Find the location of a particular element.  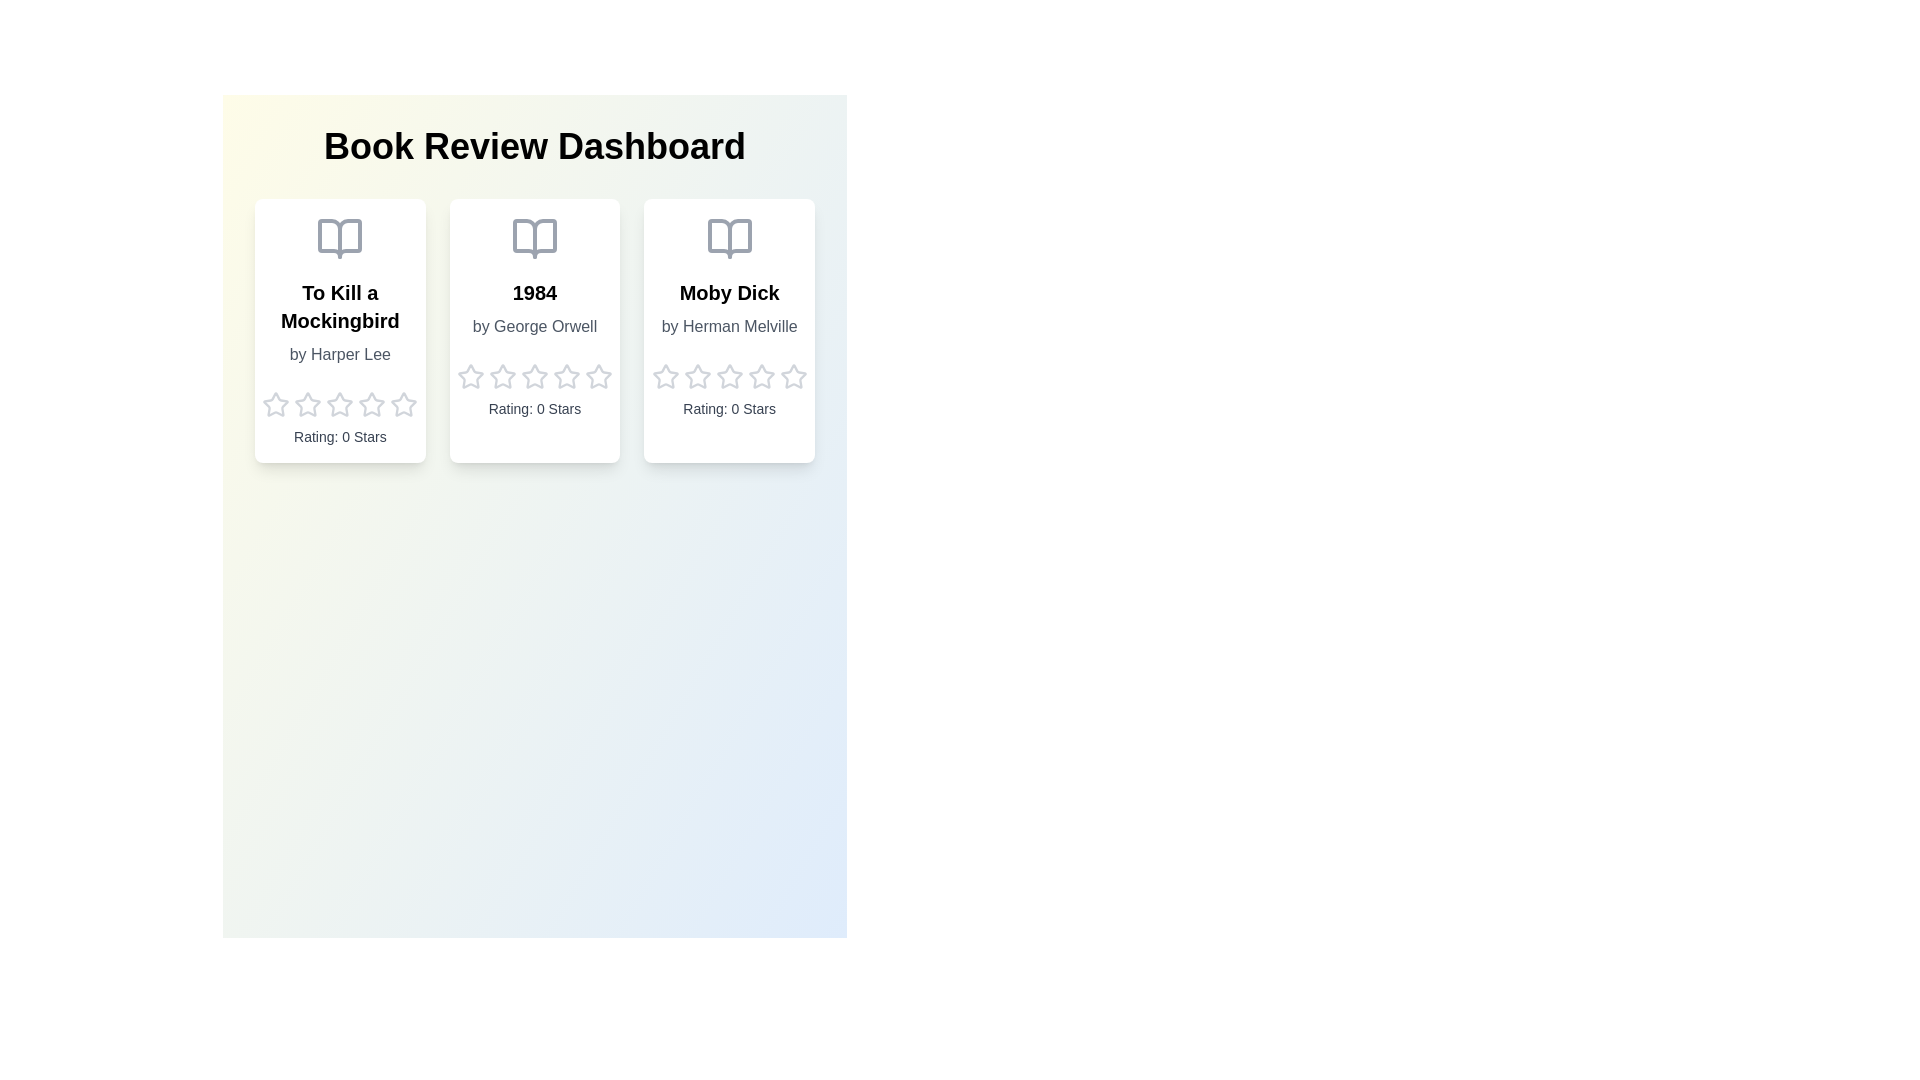

the book title To Kill a Mockingbird to select it is located at coordinates (340, 307).